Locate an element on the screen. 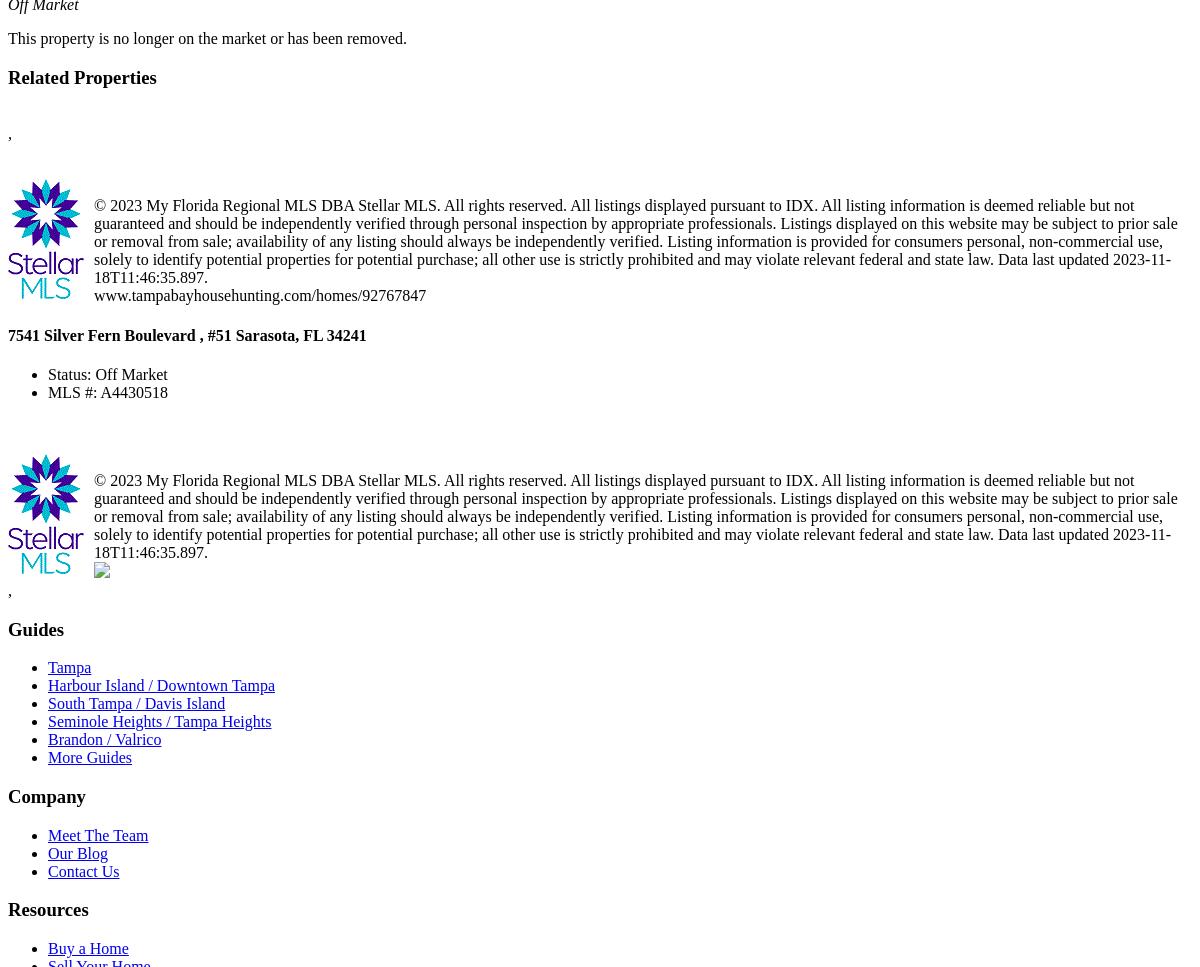 This screenshot has width=1200, height=967. 'Meet The Team' is located at coordinates (98, 834).